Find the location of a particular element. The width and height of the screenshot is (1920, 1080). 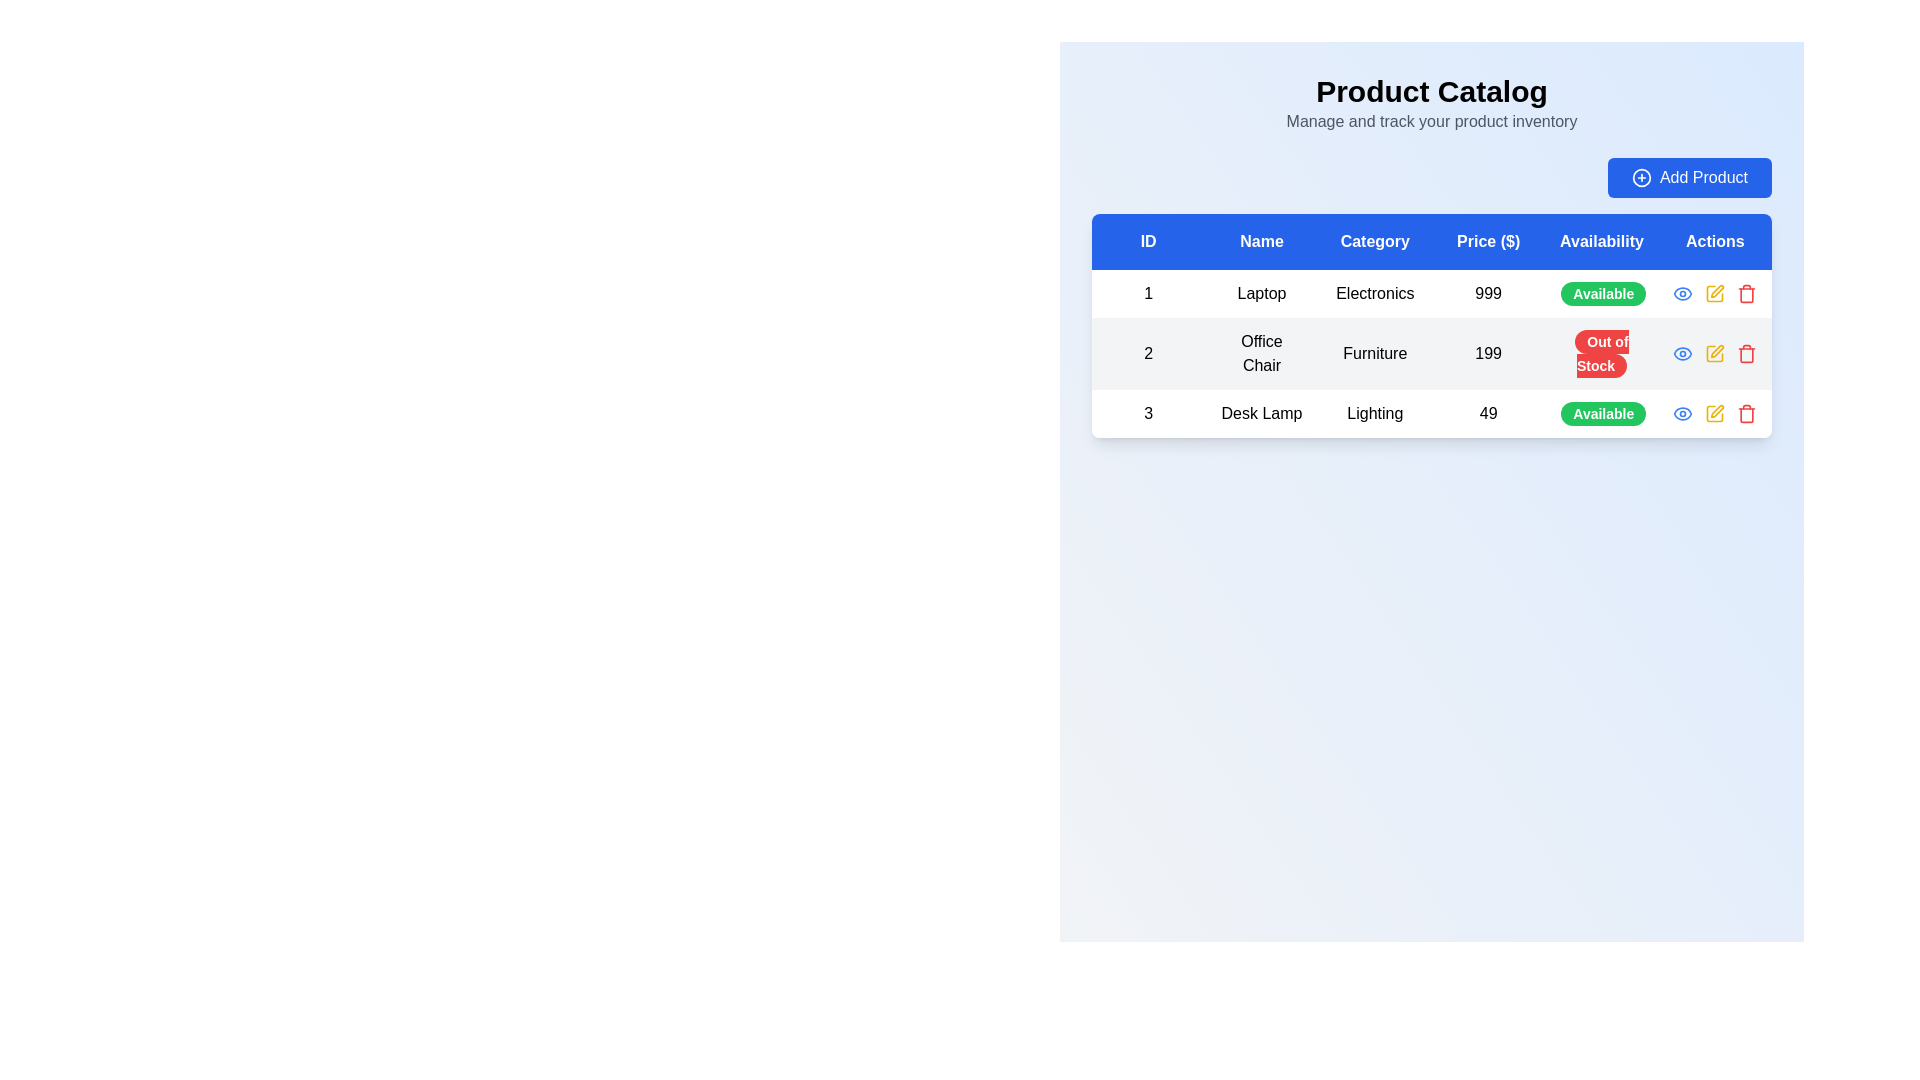

the yellow pencil icon representing the 'Edit' action, which is the second icon from the left in the 'Actions' column of the third row in the product table is located at coordinates (1714, 412).